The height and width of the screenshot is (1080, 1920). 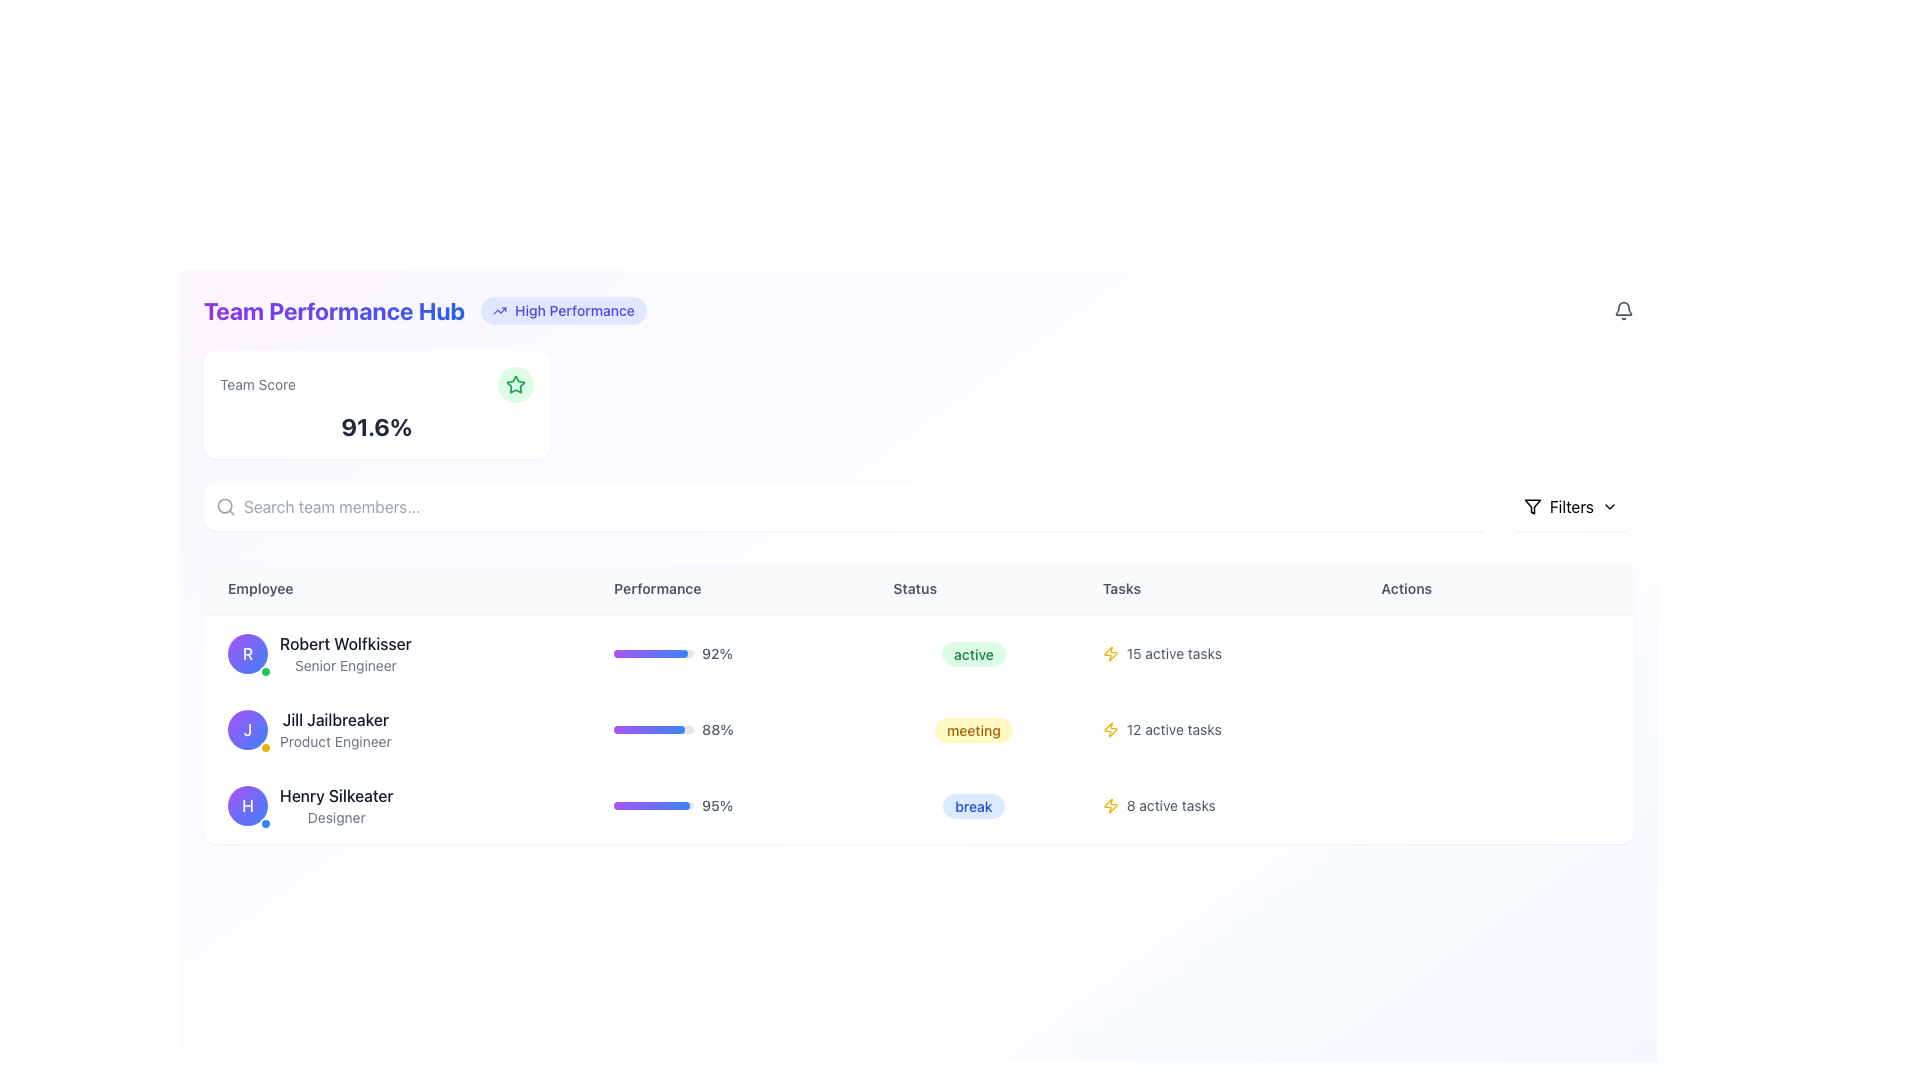 I want to click on the Text label displaying '88%' that is located in the 'Performance' column of the table row for 'Jill Jailbreaker', so click(x=717, y=729).